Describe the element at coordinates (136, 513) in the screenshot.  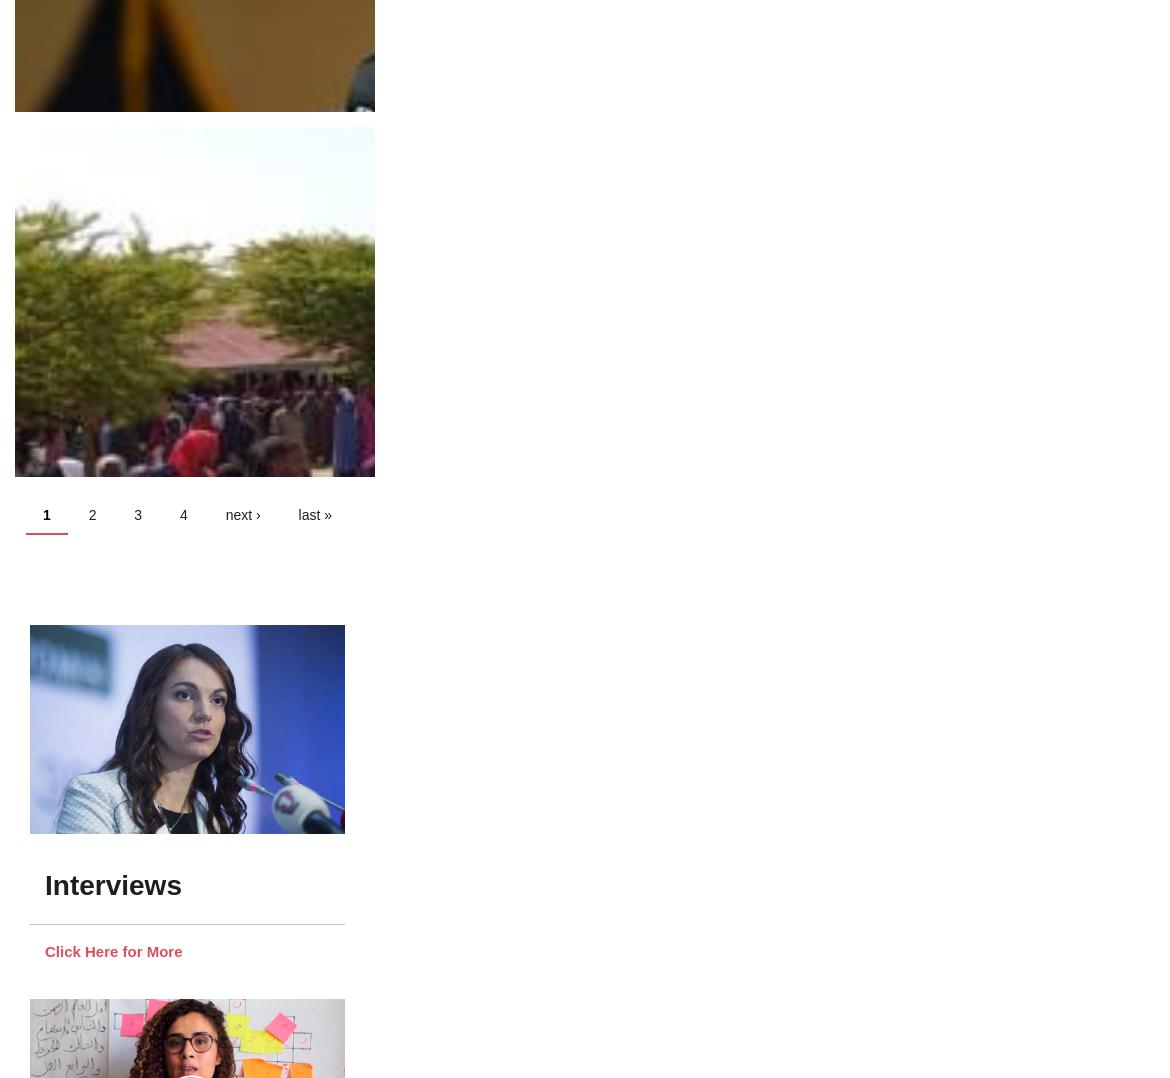
I see `'3'` at that location.